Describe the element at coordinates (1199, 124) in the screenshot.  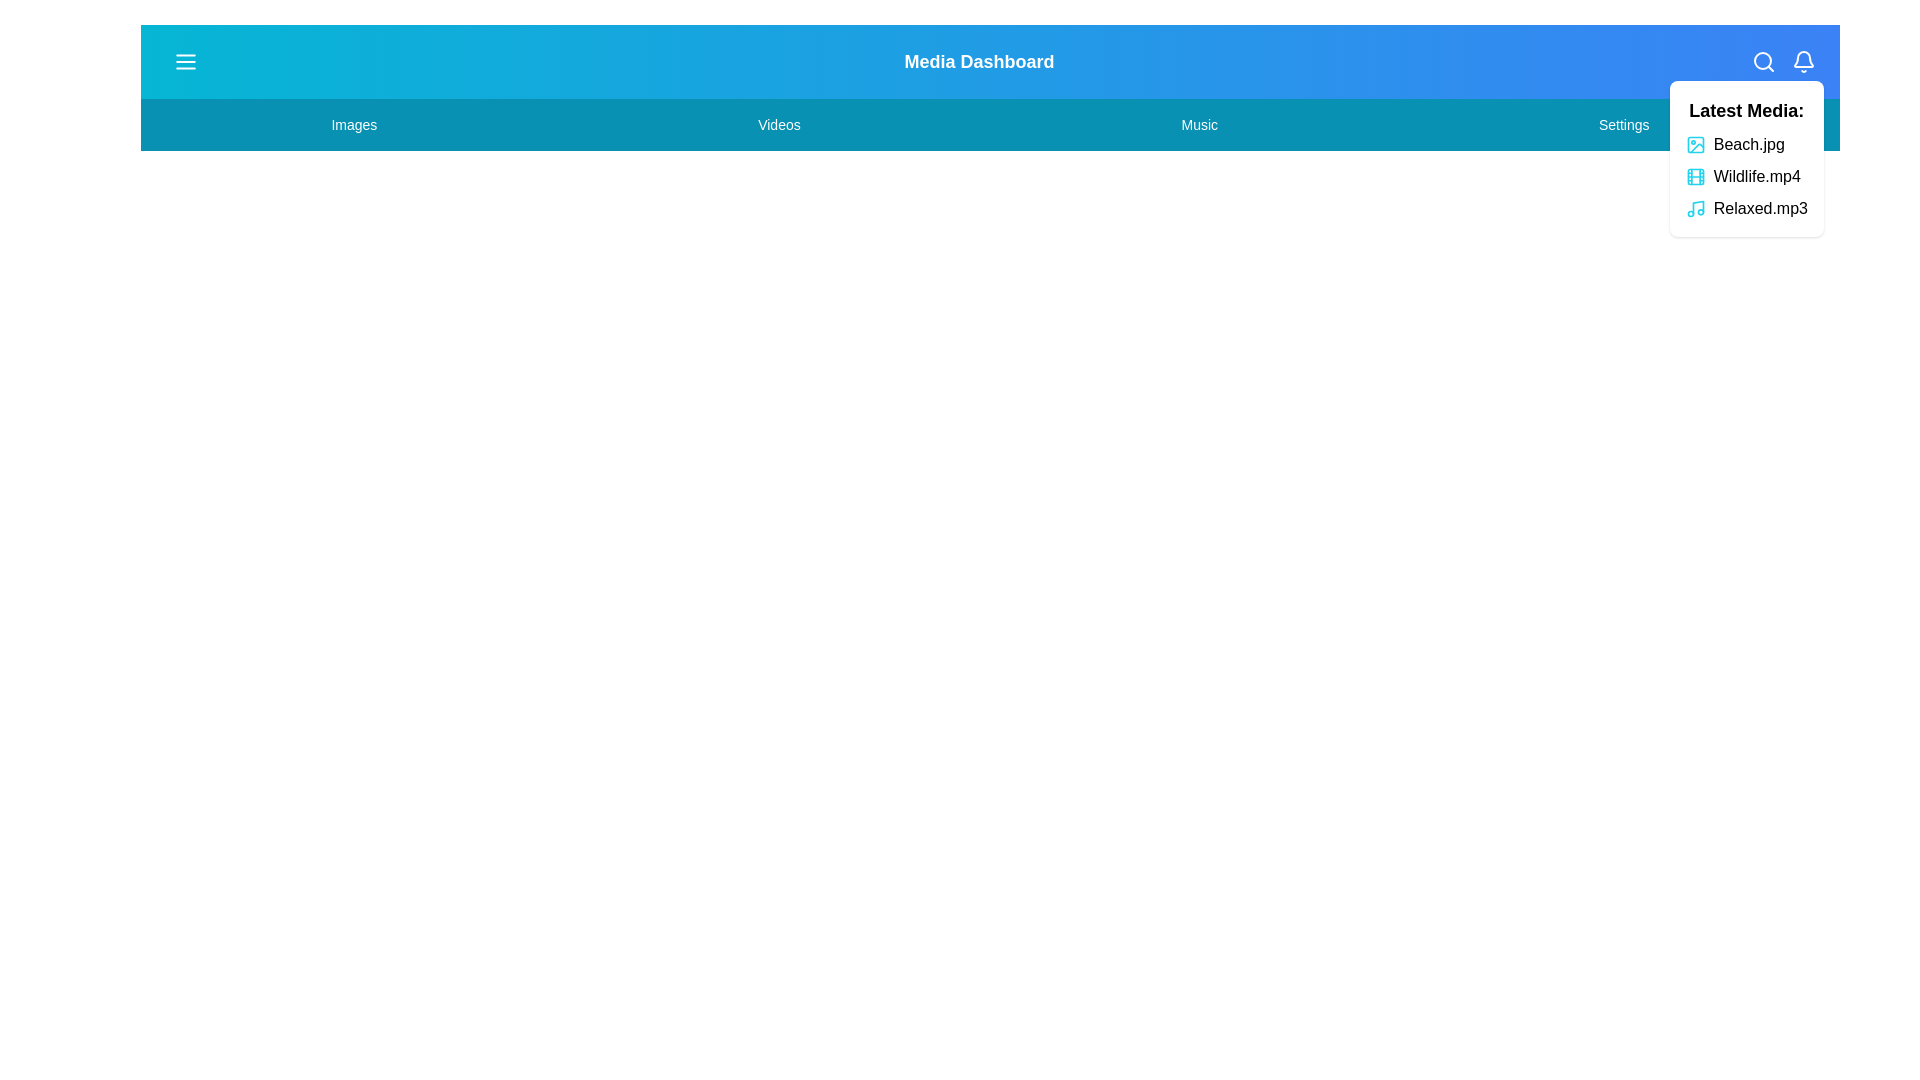
I see `the menu item Music by clicking on it` at that location.